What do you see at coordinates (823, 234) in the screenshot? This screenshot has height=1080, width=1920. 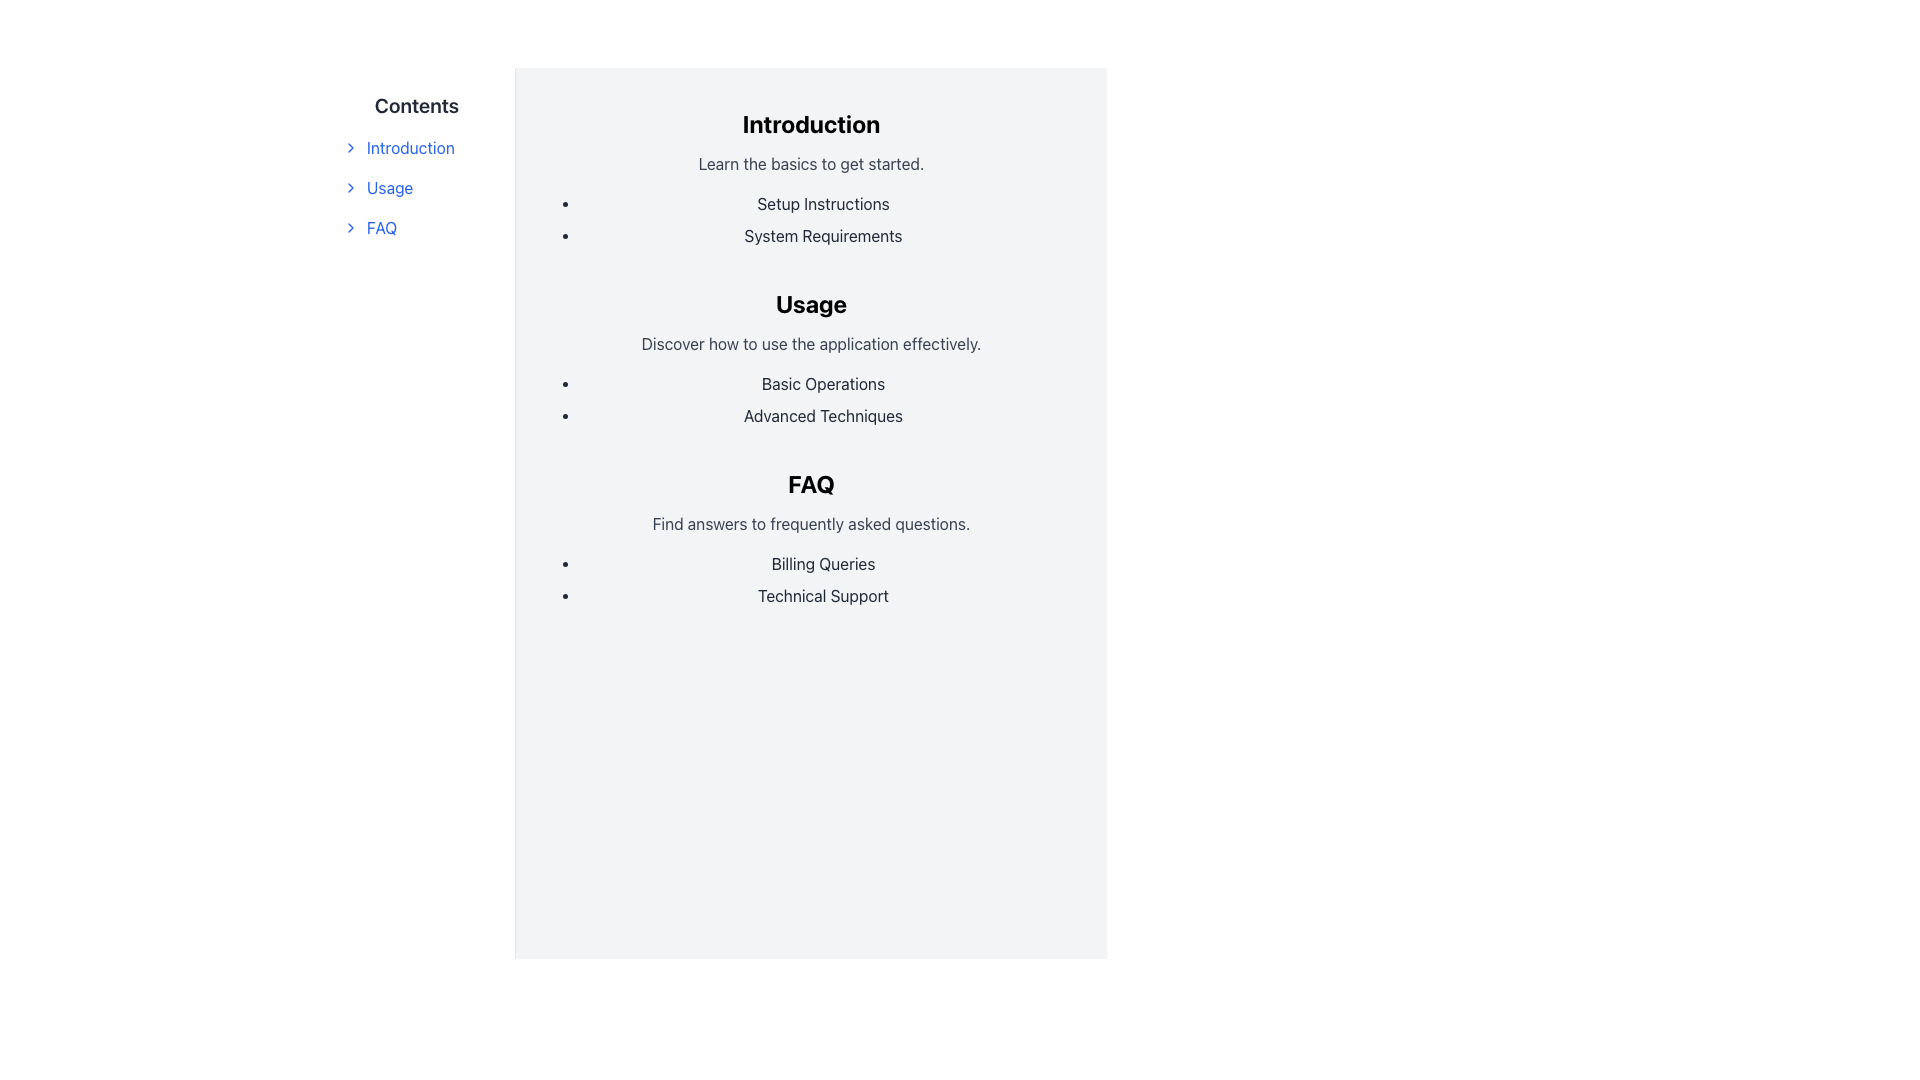 I see `the second item in the indented bulleted list under the heading 'Introduction', which is a Text Label that provides a header or title for content related to system requirements` at bounding box center [823, 234].